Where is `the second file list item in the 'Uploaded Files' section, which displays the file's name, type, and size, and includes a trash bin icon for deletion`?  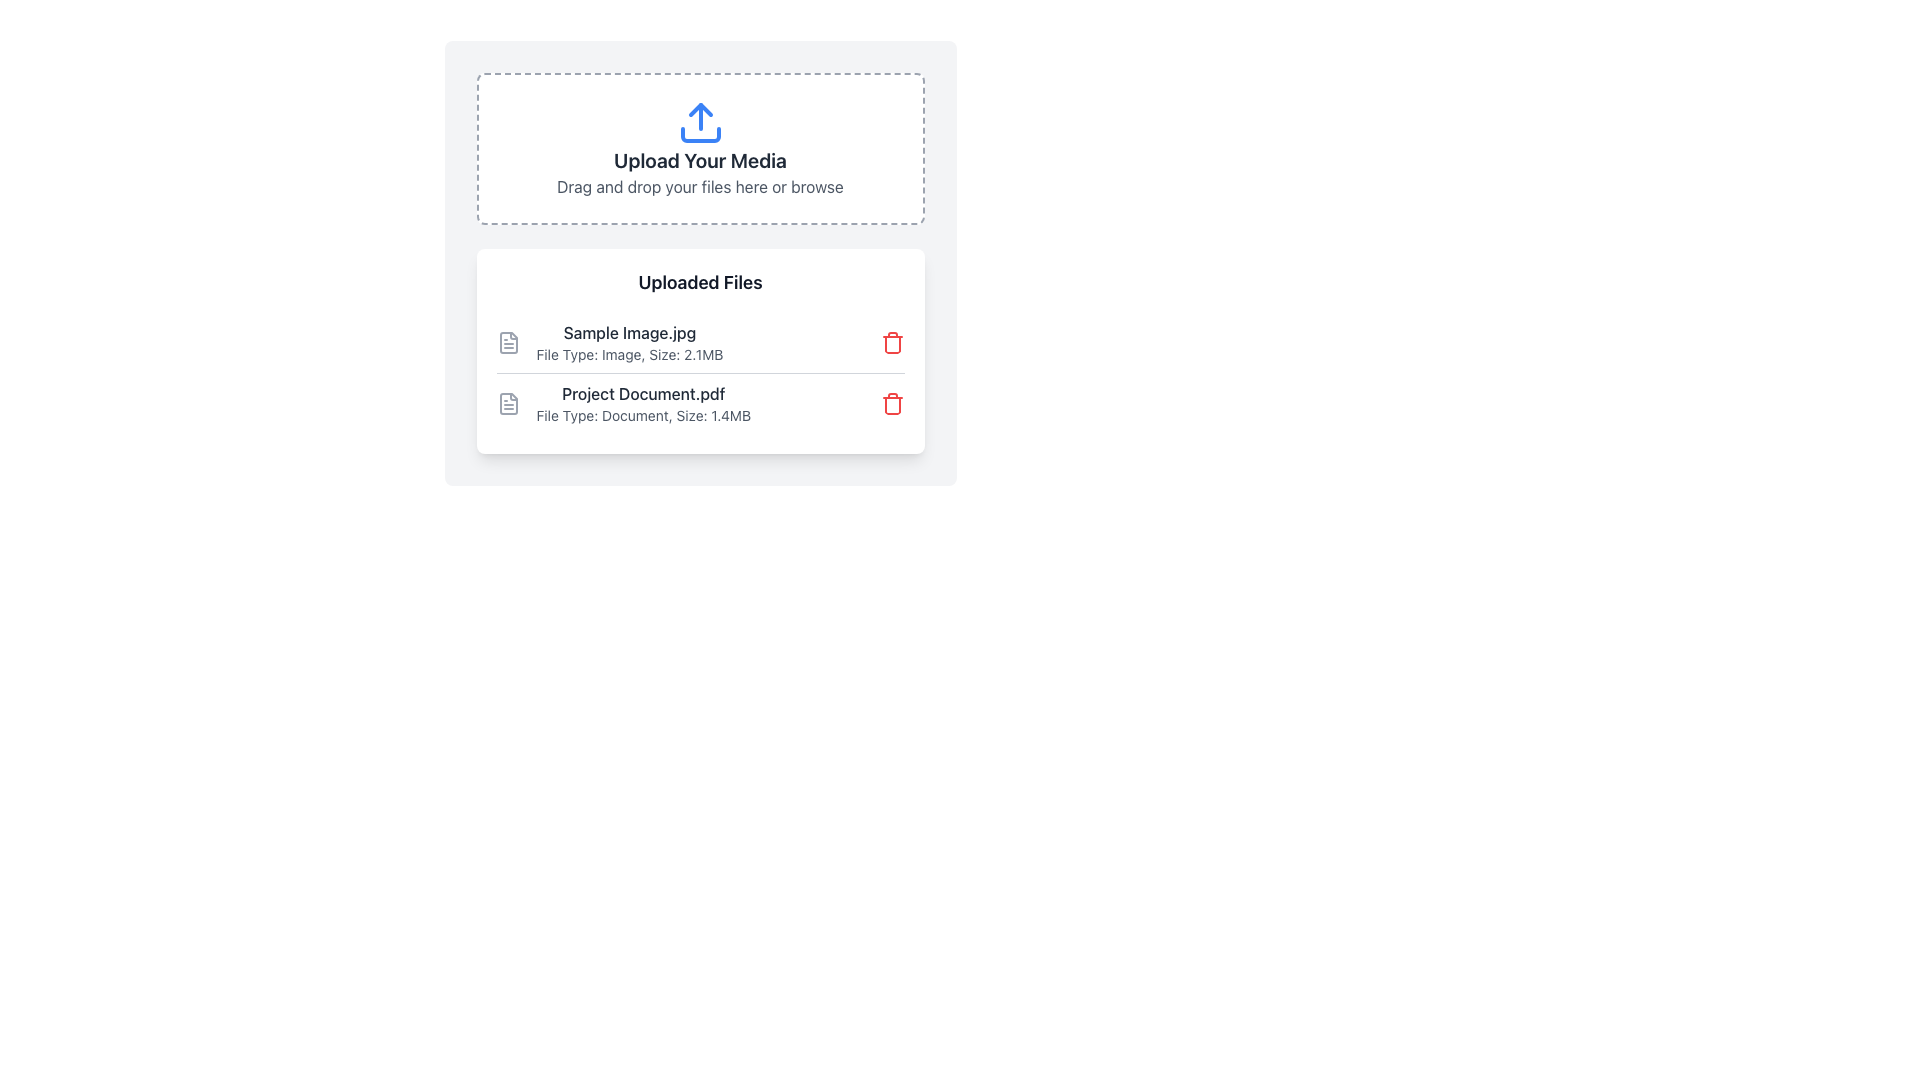
the second file list item in the 'Uploaded Files' section, which displays the file's name, type, and size, and includes a trash bin icon for deletion is located at coordinates (700, 403).